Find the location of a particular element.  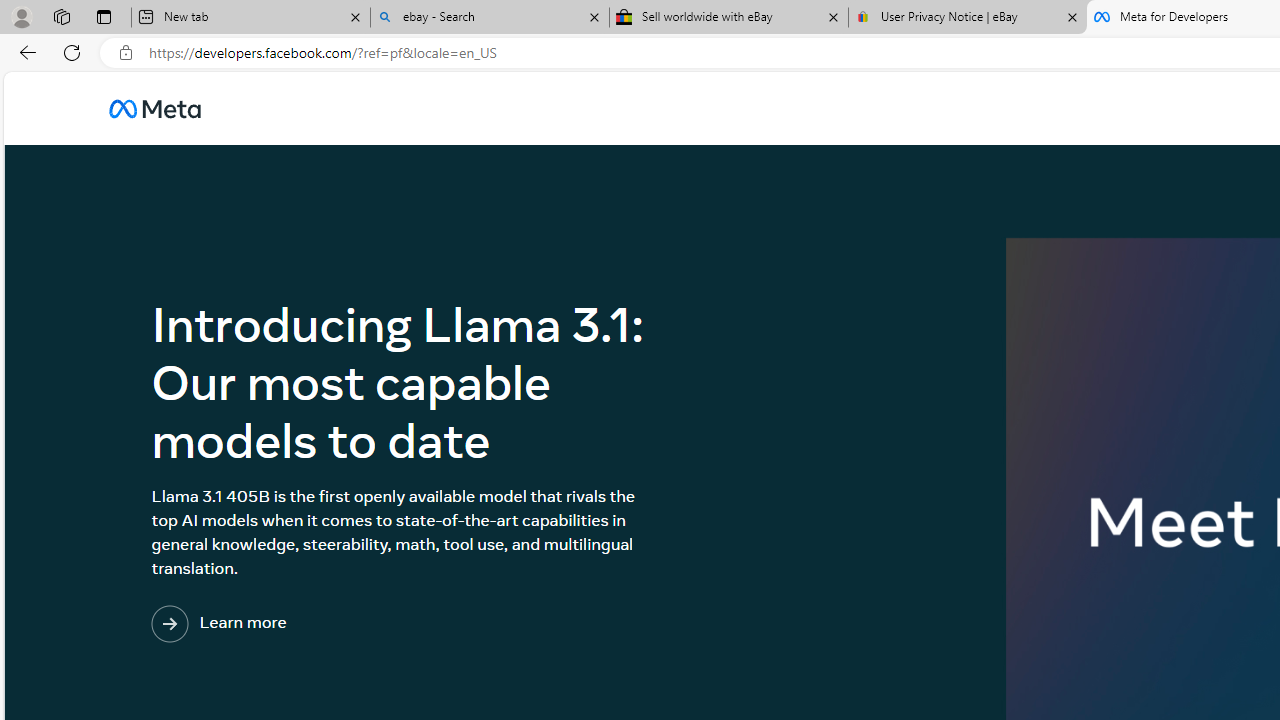

'AutomationID: u_0_25_3H' is located at coordinates (154, 108).